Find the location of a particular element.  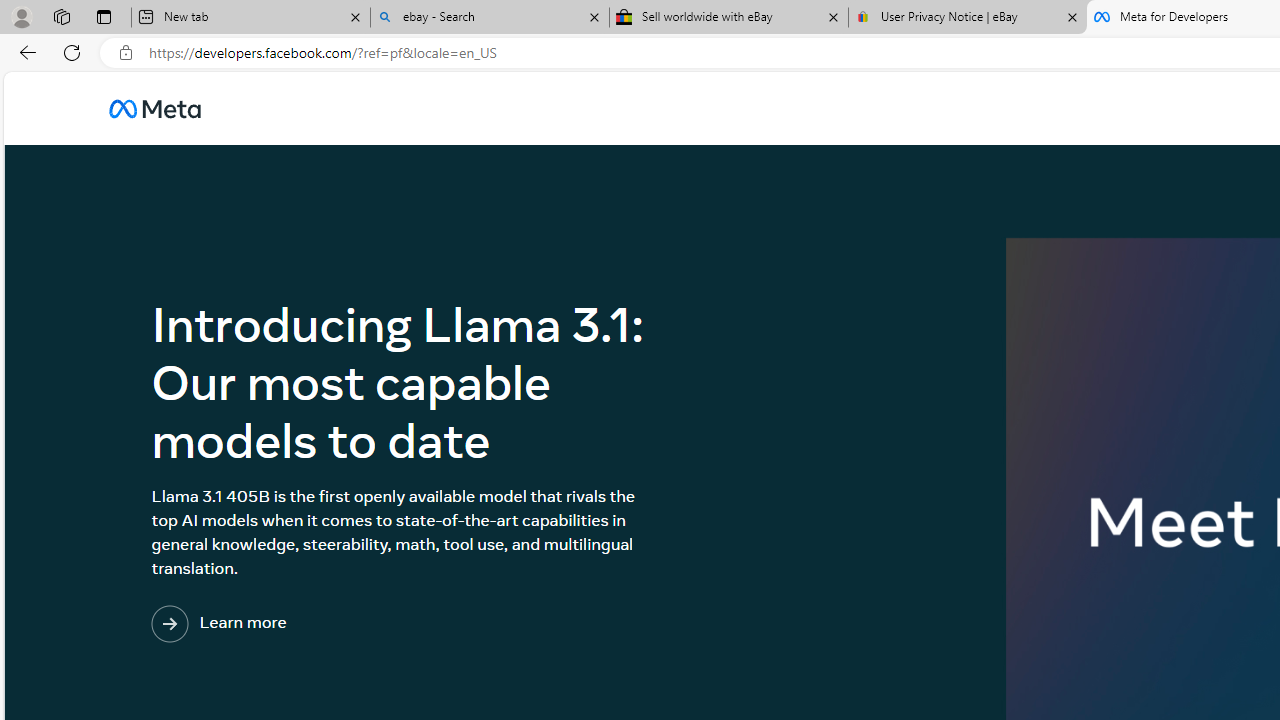

'AutomationID: u_0_25_3H' is located at coordinates (154, 108).